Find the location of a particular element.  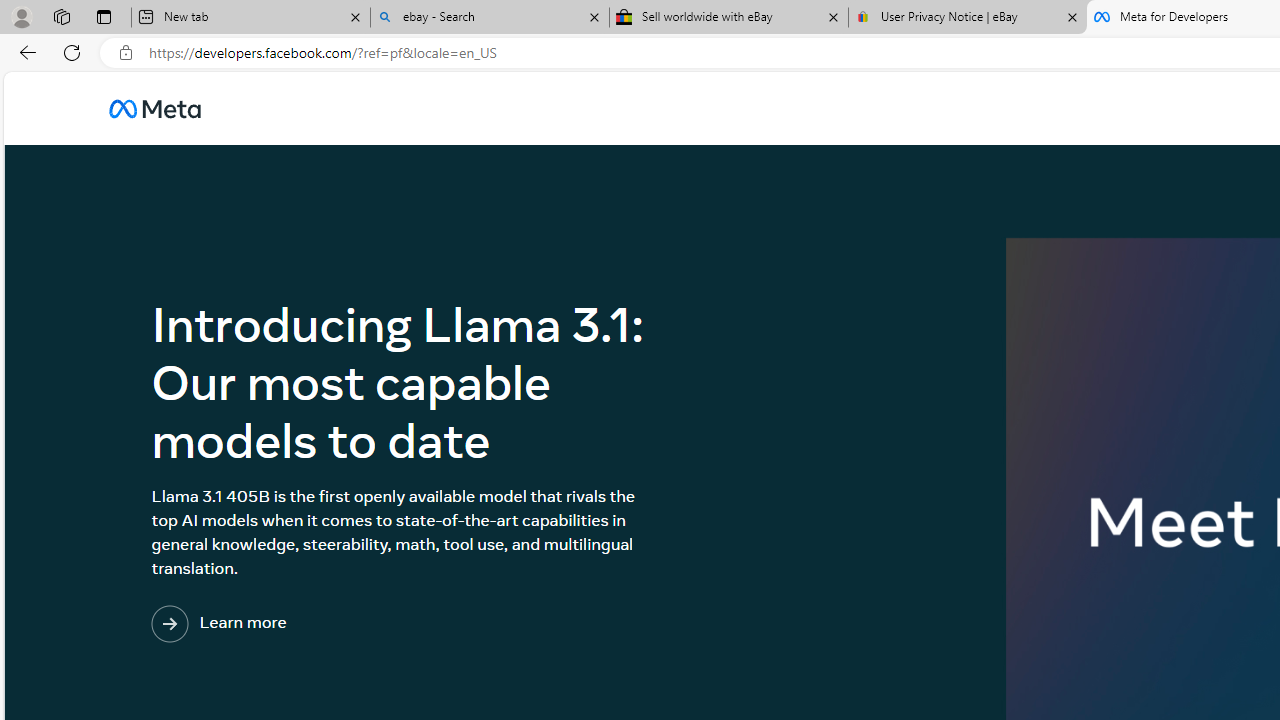

'AutomationID: u_0_25_3H' is located at coordinates (154, 108).